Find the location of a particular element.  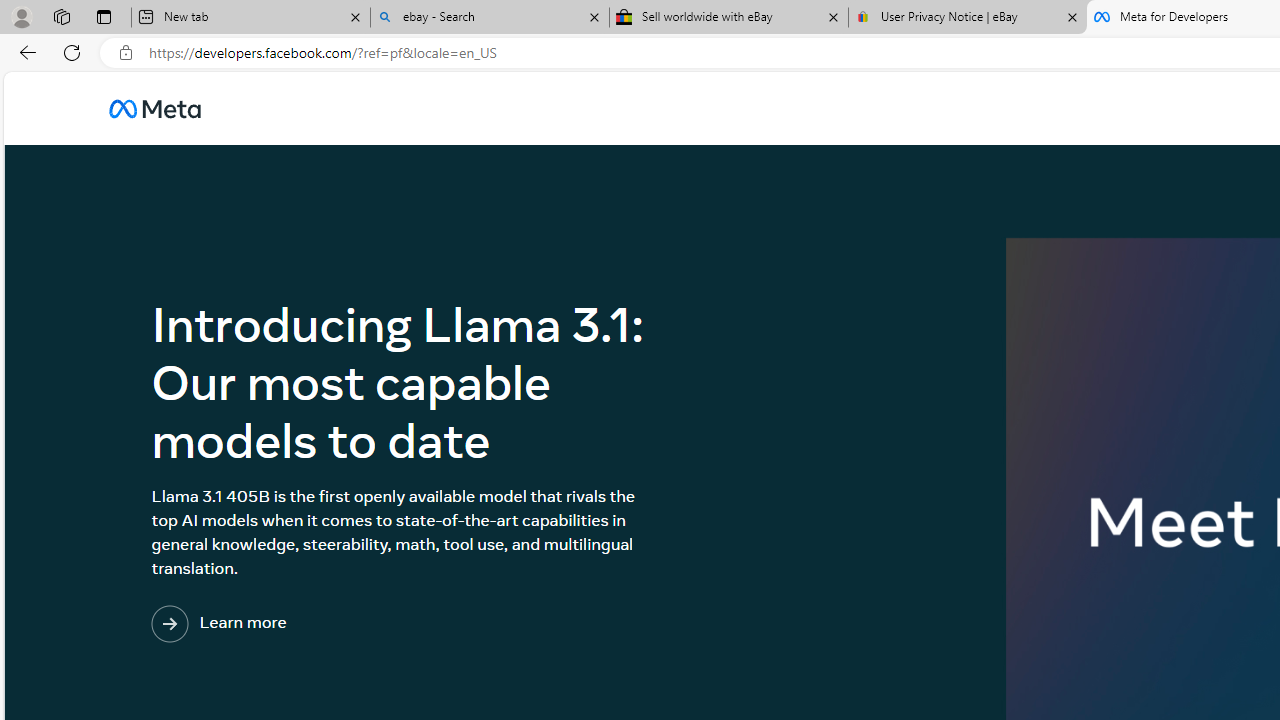

'AutomationID: u_0_25_3H' is located at coordinates (154, 108).